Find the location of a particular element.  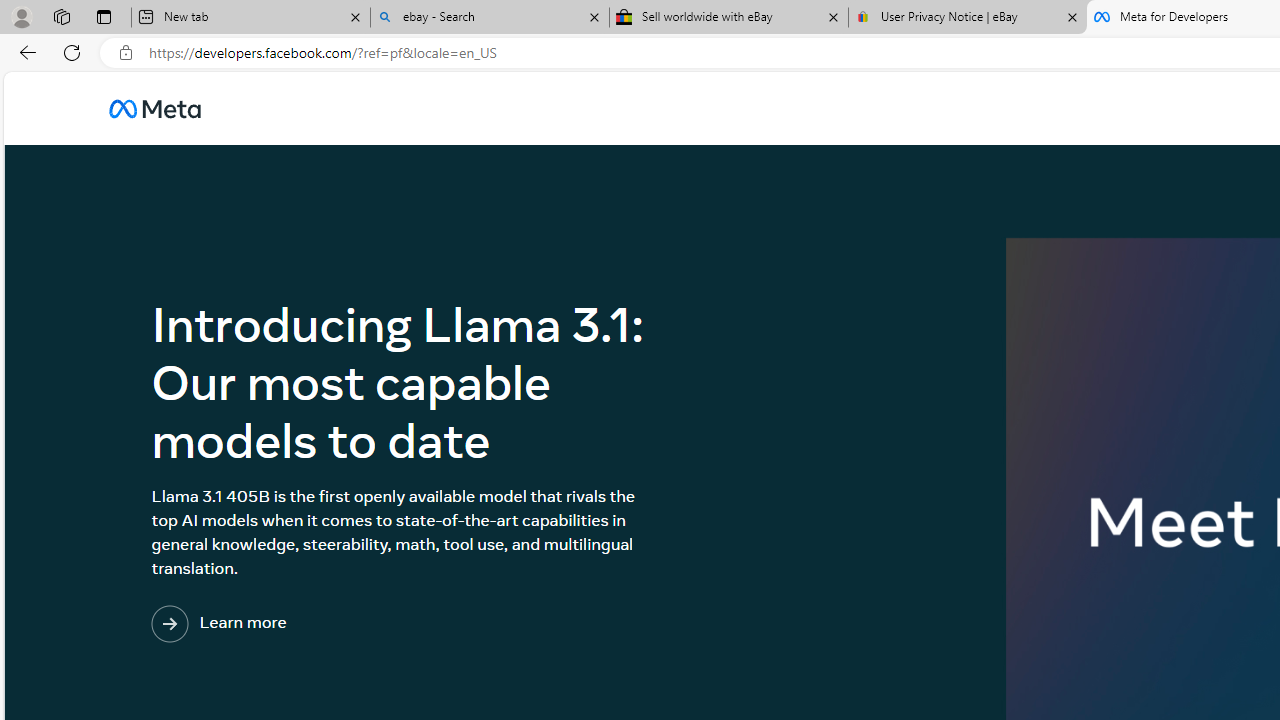

'AutomationID: u_0_25_3H' is located at coordinates (154, 108).